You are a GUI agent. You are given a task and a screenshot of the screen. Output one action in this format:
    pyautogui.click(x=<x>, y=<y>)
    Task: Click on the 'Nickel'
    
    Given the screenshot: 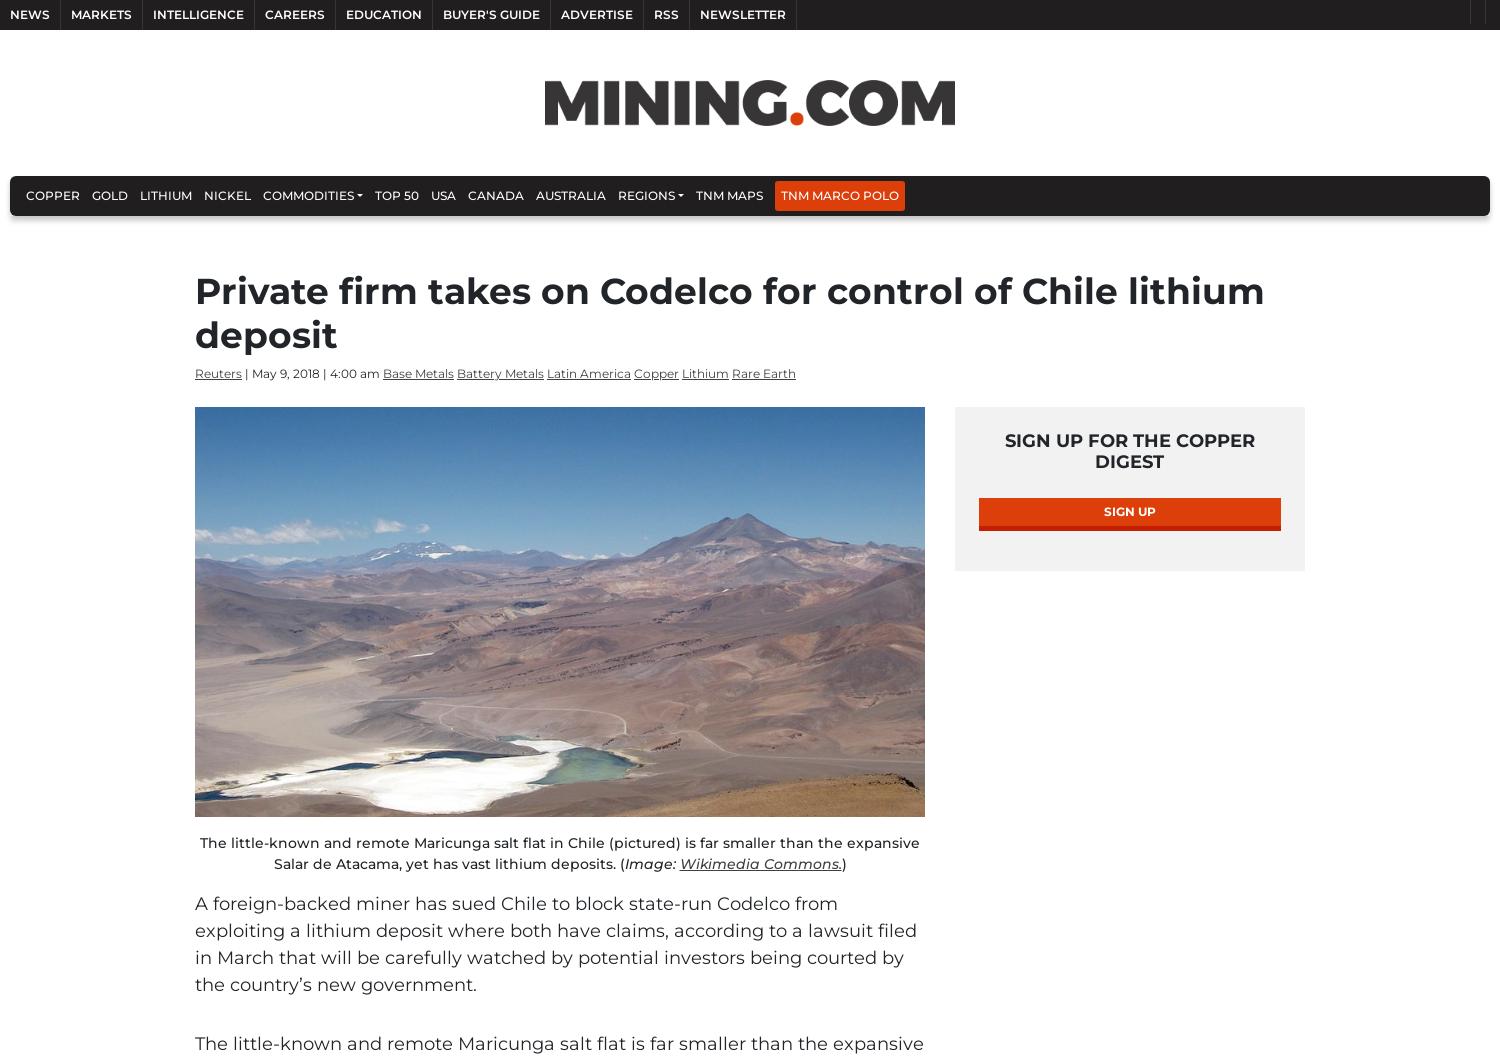 What is the action you would take?
    pyautogui.click(x=226, y=195)
    